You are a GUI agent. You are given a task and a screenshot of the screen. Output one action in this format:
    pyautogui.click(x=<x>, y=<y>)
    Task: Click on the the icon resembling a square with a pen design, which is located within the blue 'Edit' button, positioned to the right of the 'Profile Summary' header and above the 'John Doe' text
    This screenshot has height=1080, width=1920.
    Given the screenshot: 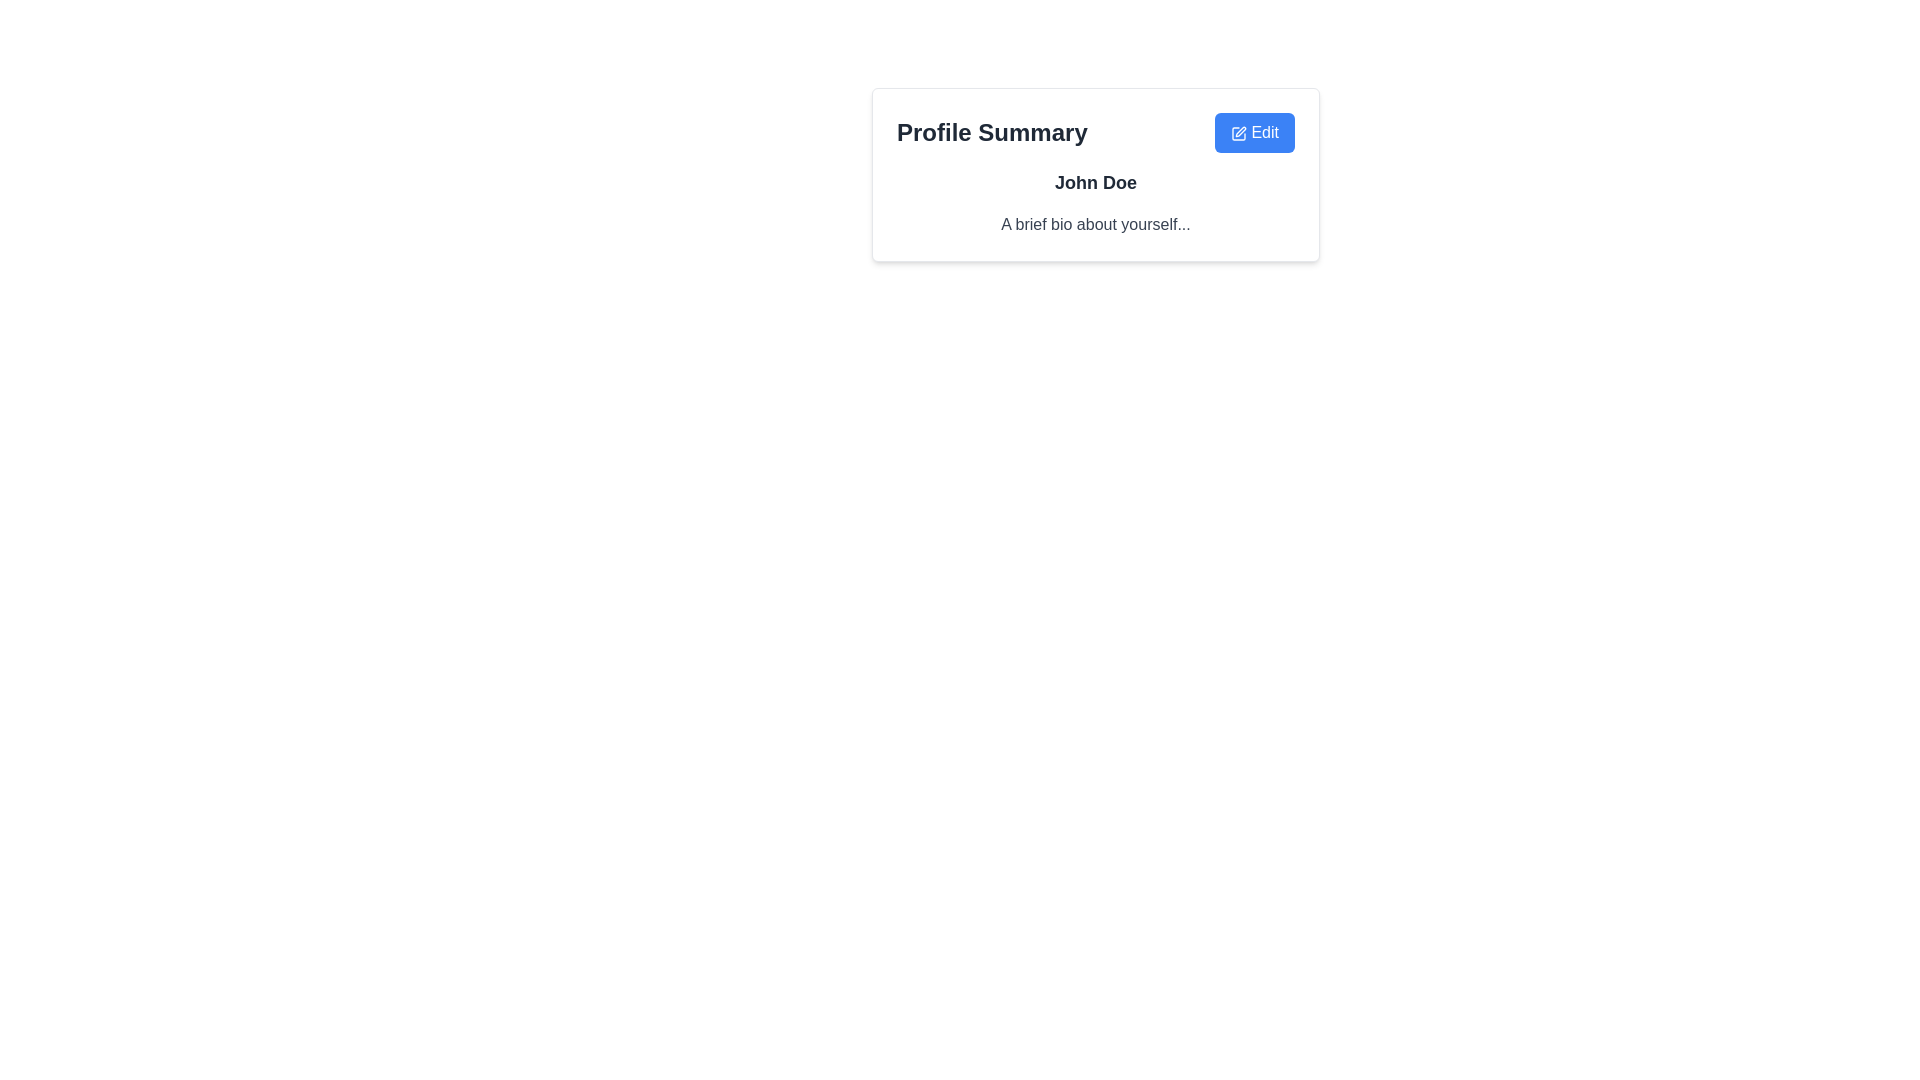 What is the action you would take?
    pyautogui.click(x=1237, y=133)
    